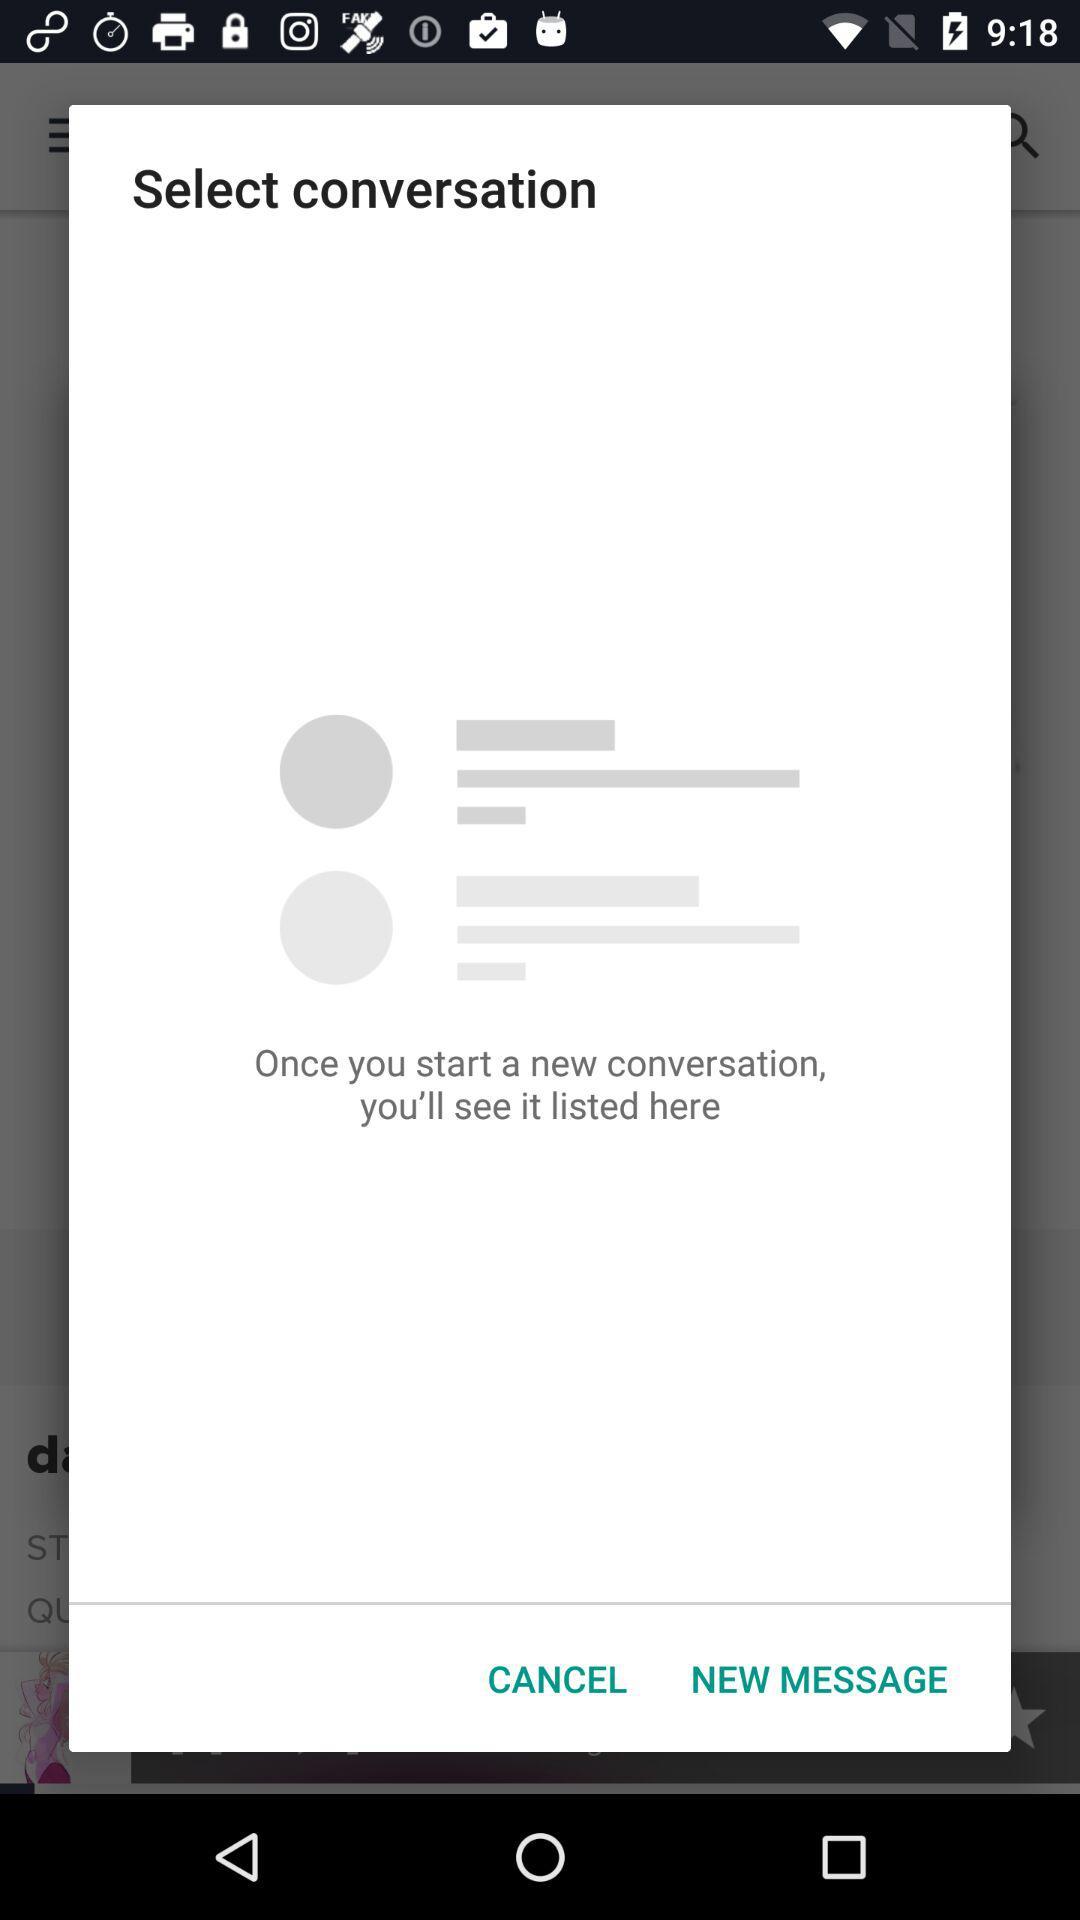  What do you see at coordinates (819, 1678) in the screenshot?
I see `the button at the bottom right corner` at bounding box center [819, 1678].